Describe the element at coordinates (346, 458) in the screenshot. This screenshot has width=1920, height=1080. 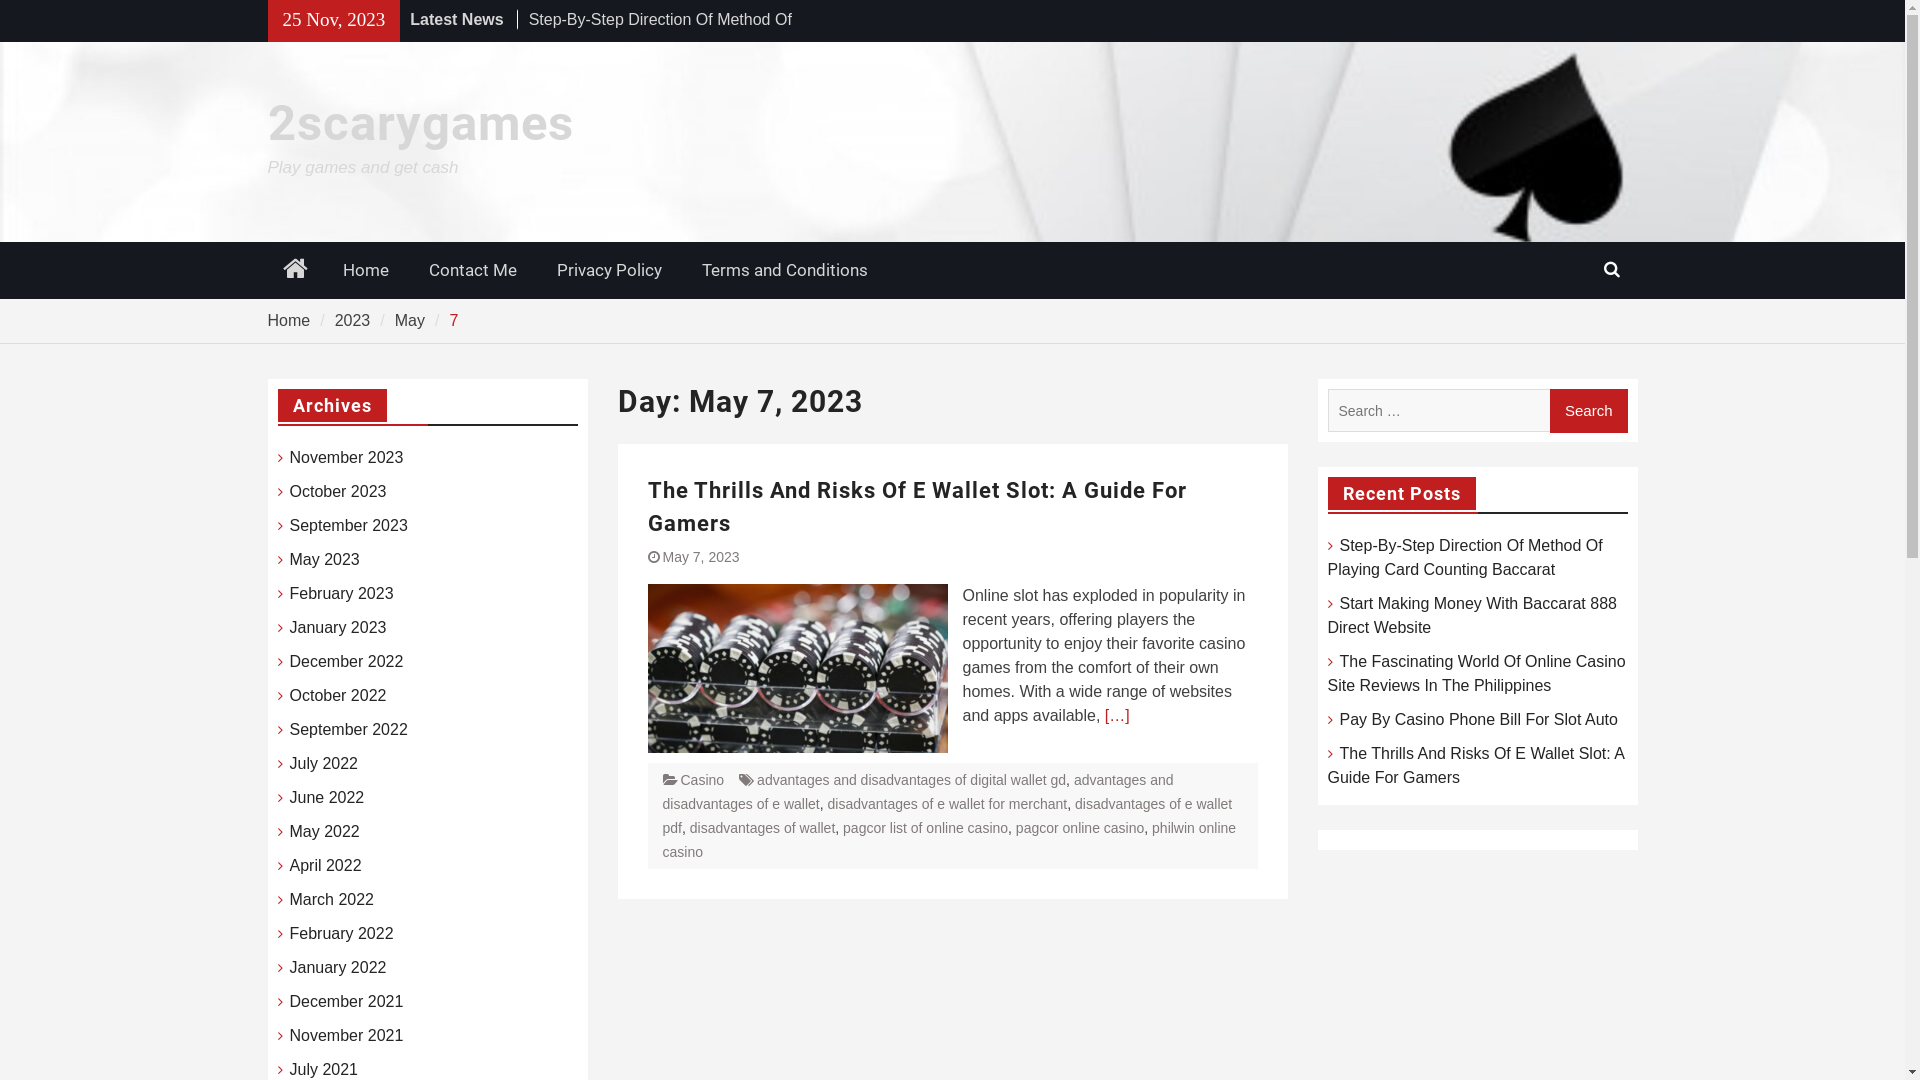
I see `'November 2023'` at that location.